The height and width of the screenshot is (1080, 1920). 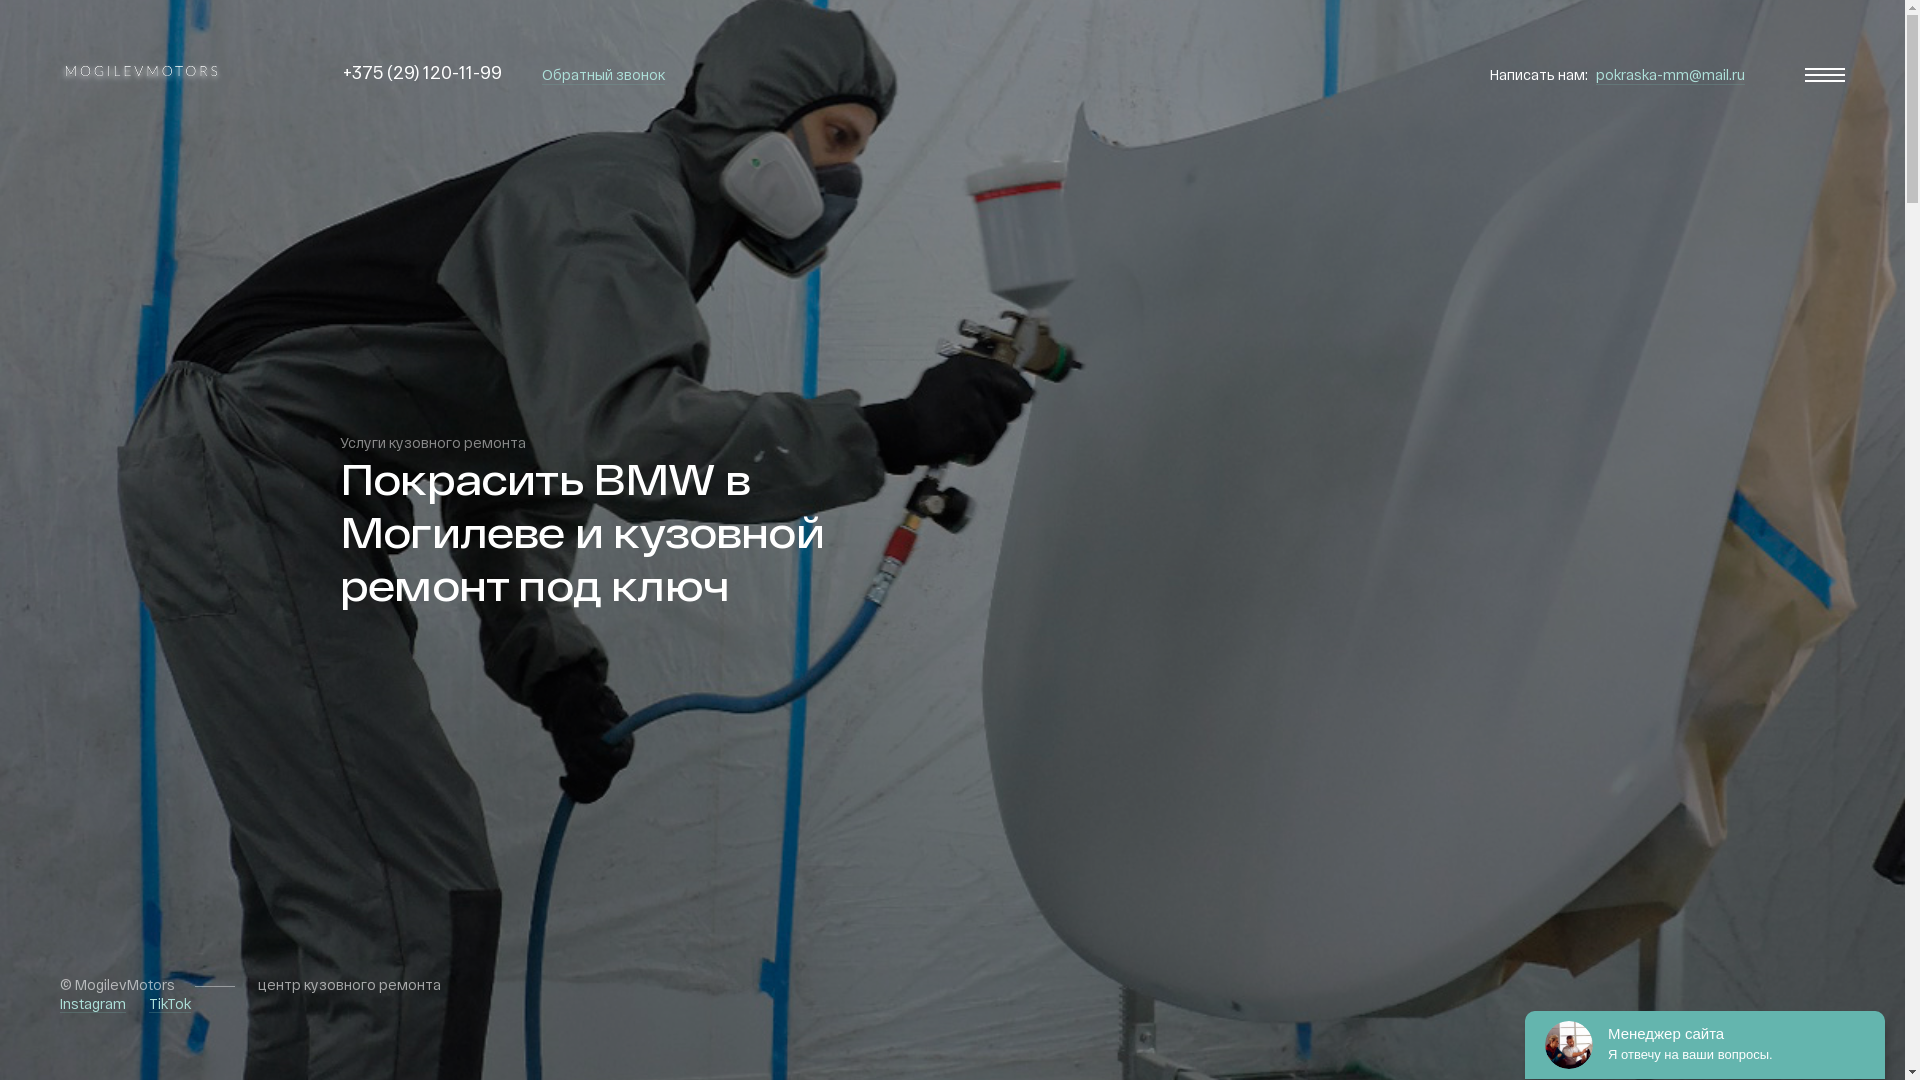 What do you see at coordinates (421, 71) in the screenshot?
I see `'+375 (29) 120-11-99'` at bounding box center [421, 71].